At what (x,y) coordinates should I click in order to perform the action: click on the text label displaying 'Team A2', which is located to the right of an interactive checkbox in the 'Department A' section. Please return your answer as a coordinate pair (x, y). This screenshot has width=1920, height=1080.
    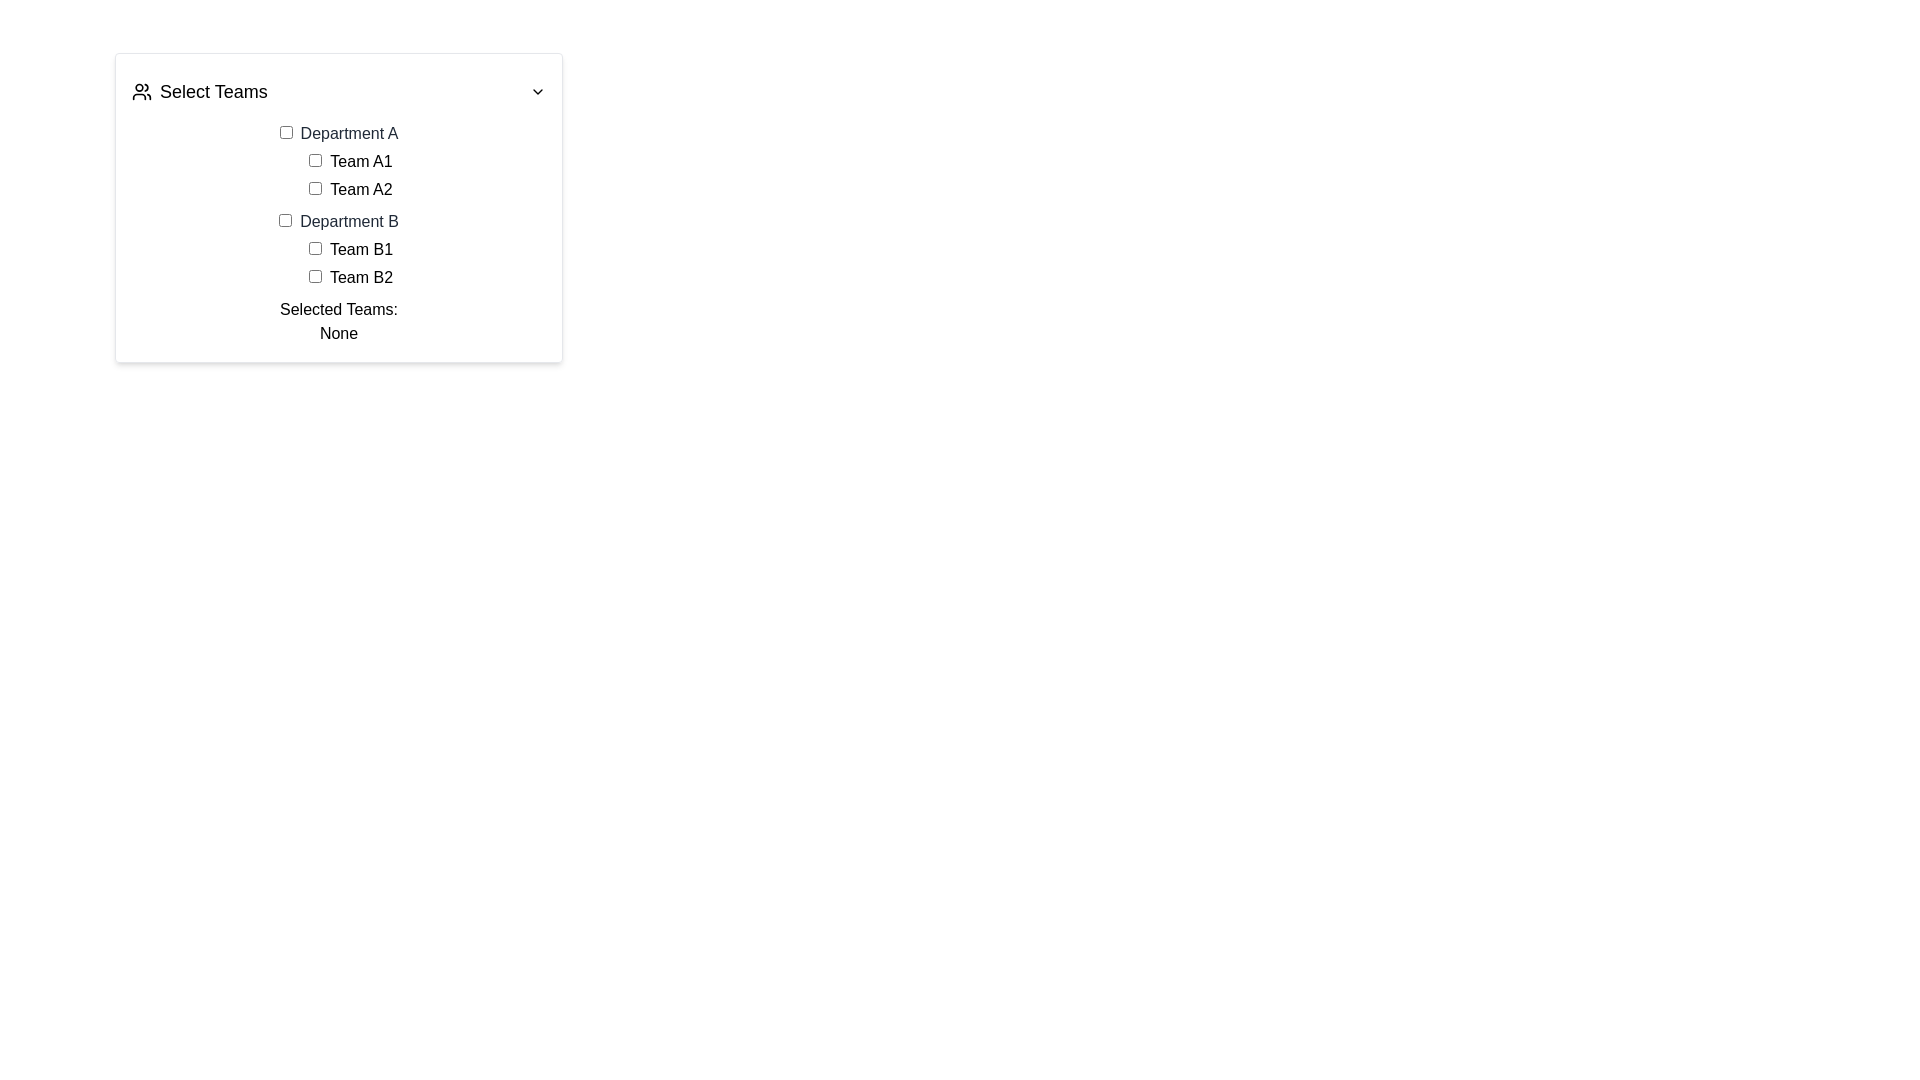
    Looking at the image, I should click on (361, 189).